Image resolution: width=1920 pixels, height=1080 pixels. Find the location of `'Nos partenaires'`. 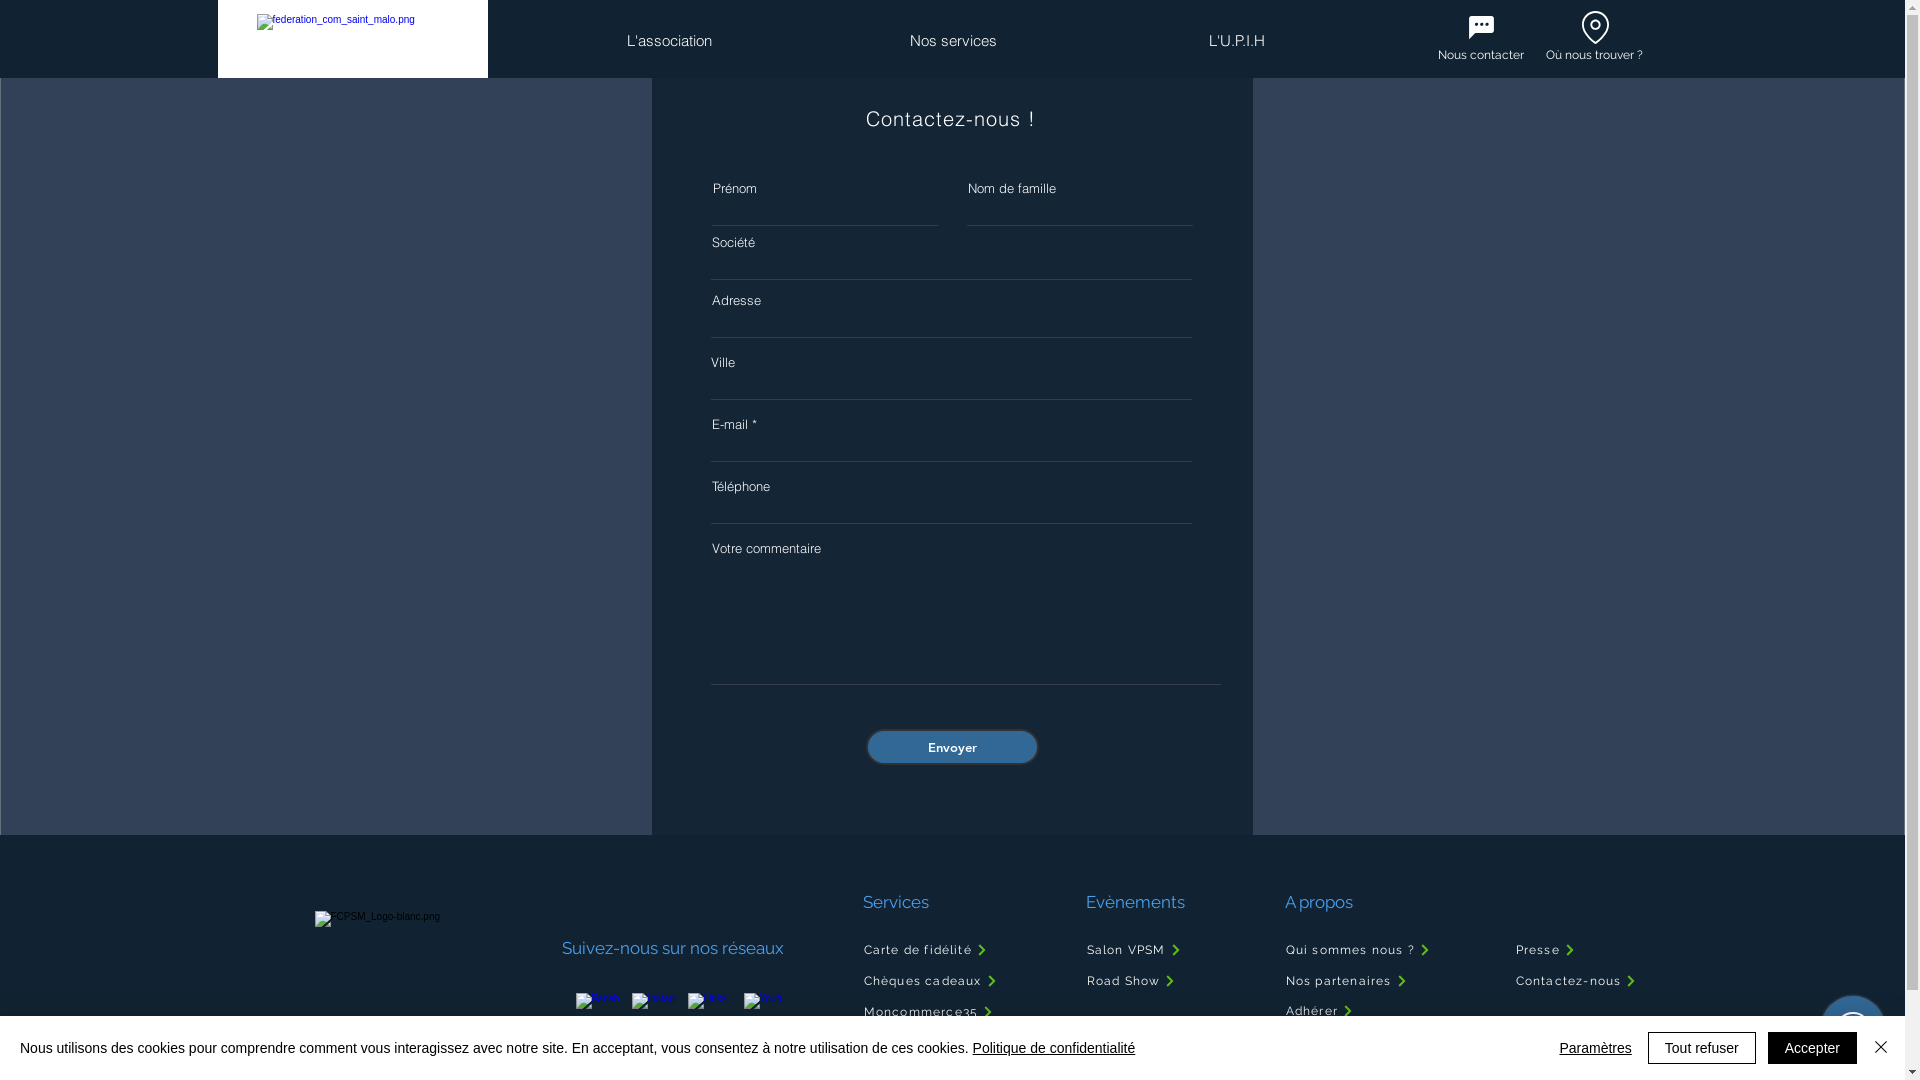

'Nos partenaires' is located at coordinates (1378, 979).